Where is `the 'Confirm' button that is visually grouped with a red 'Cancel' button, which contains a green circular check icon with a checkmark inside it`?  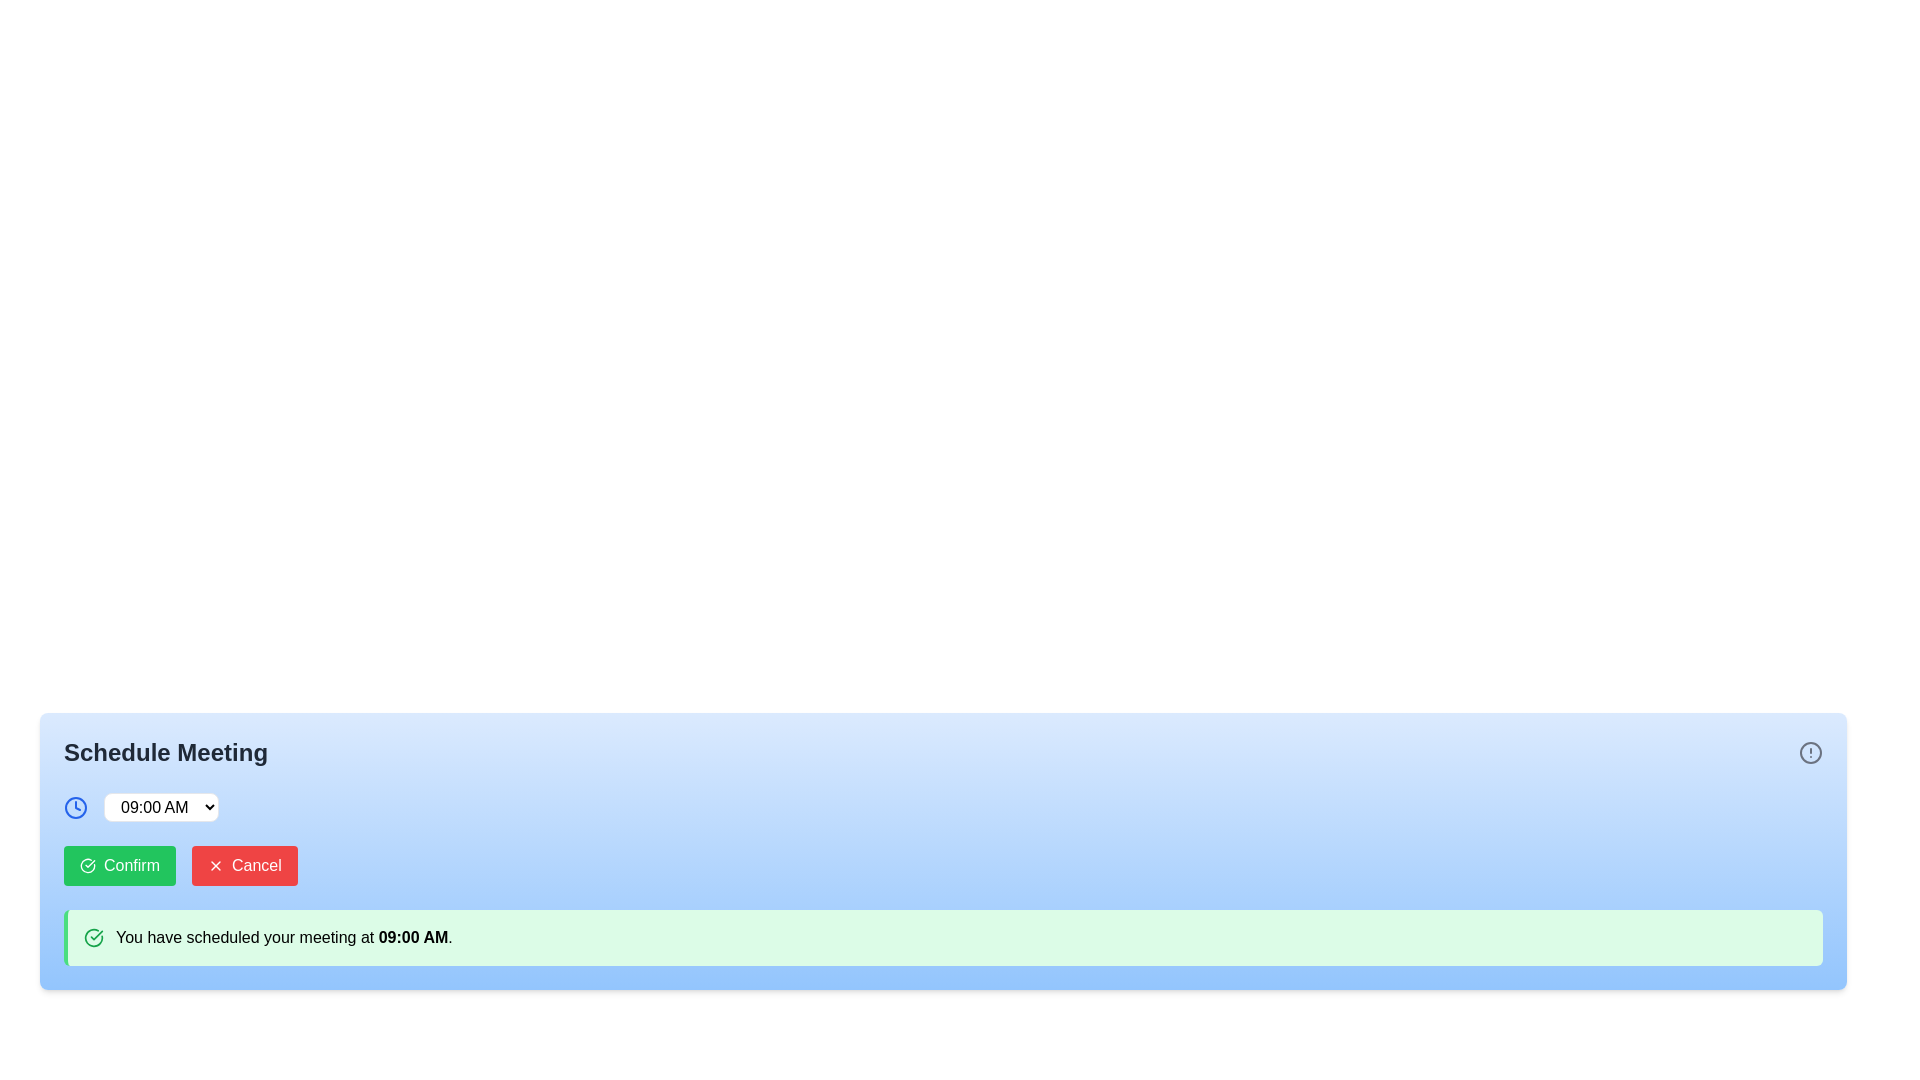
the 'Confirm' button that is visually grouped with a red 'Cancel' button, which contains a green circular check icon with a checkmark inside it is located at coordinates (86, 865).